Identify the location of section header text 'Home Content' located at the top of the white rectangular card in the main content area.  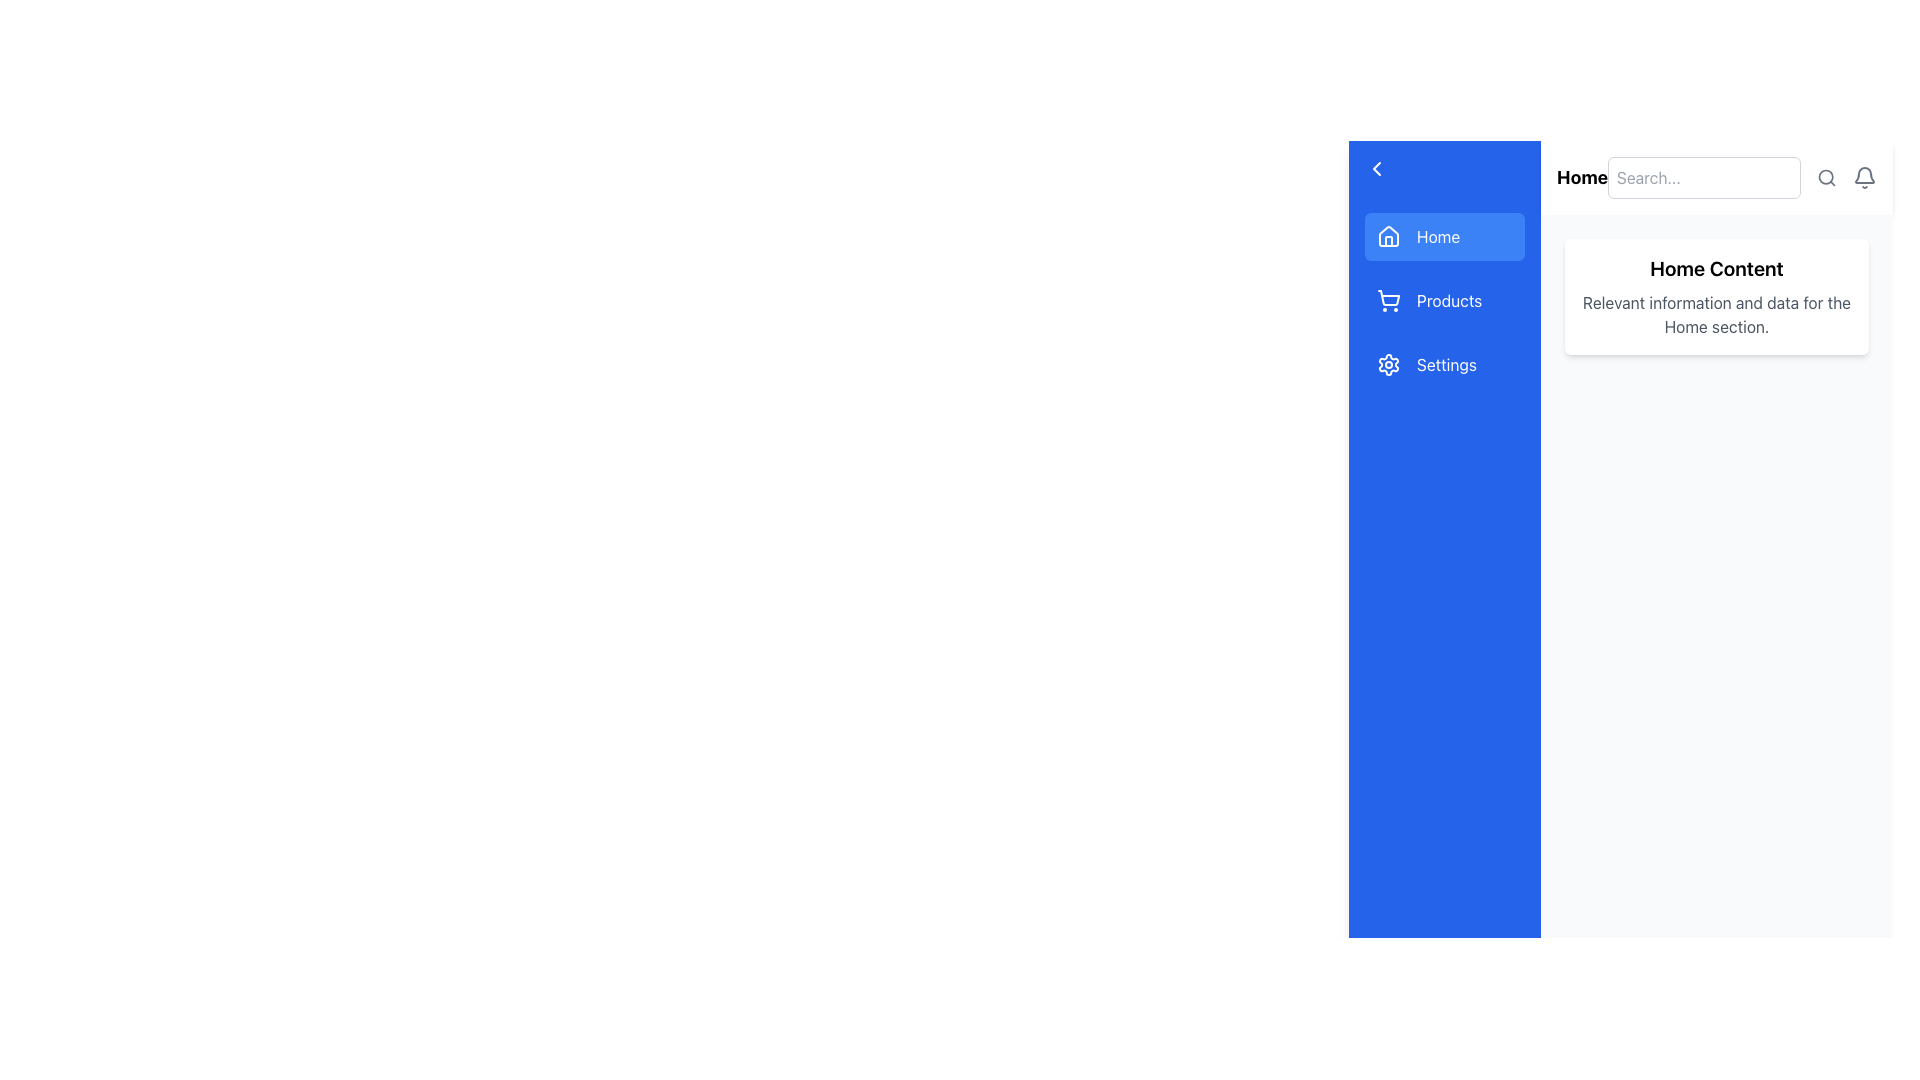
(1716, 268).